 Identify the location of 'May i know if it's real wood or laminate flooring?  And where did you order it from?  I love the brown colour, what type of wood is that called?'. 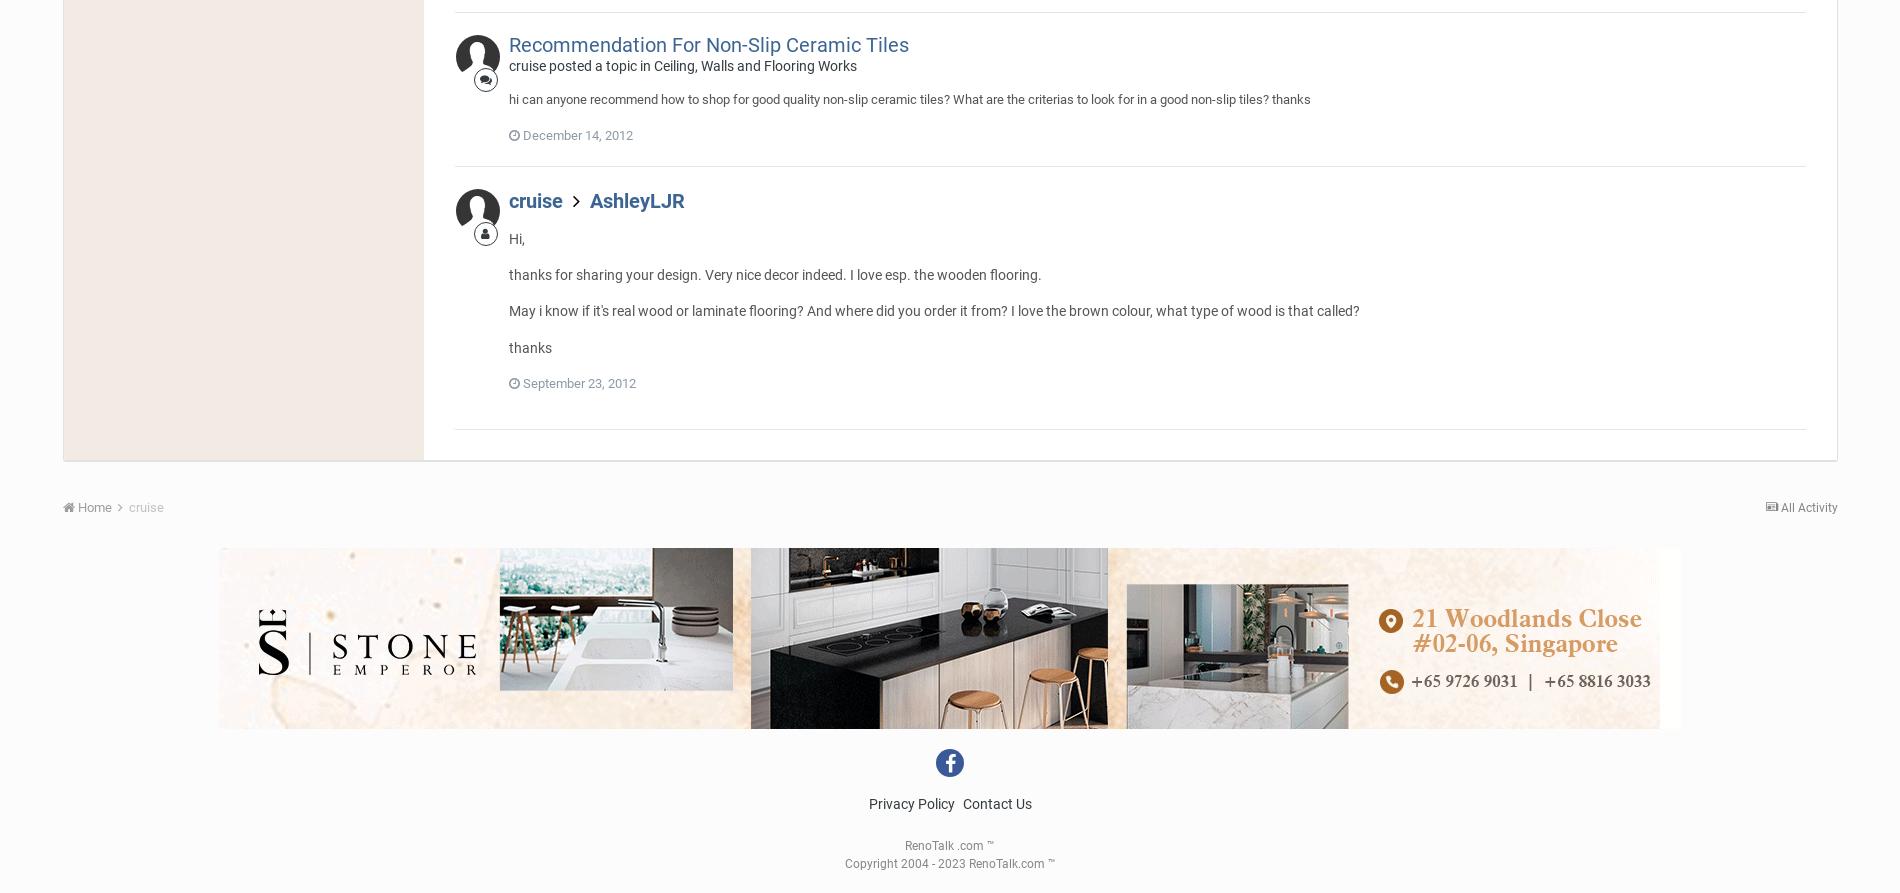
(932, 311).